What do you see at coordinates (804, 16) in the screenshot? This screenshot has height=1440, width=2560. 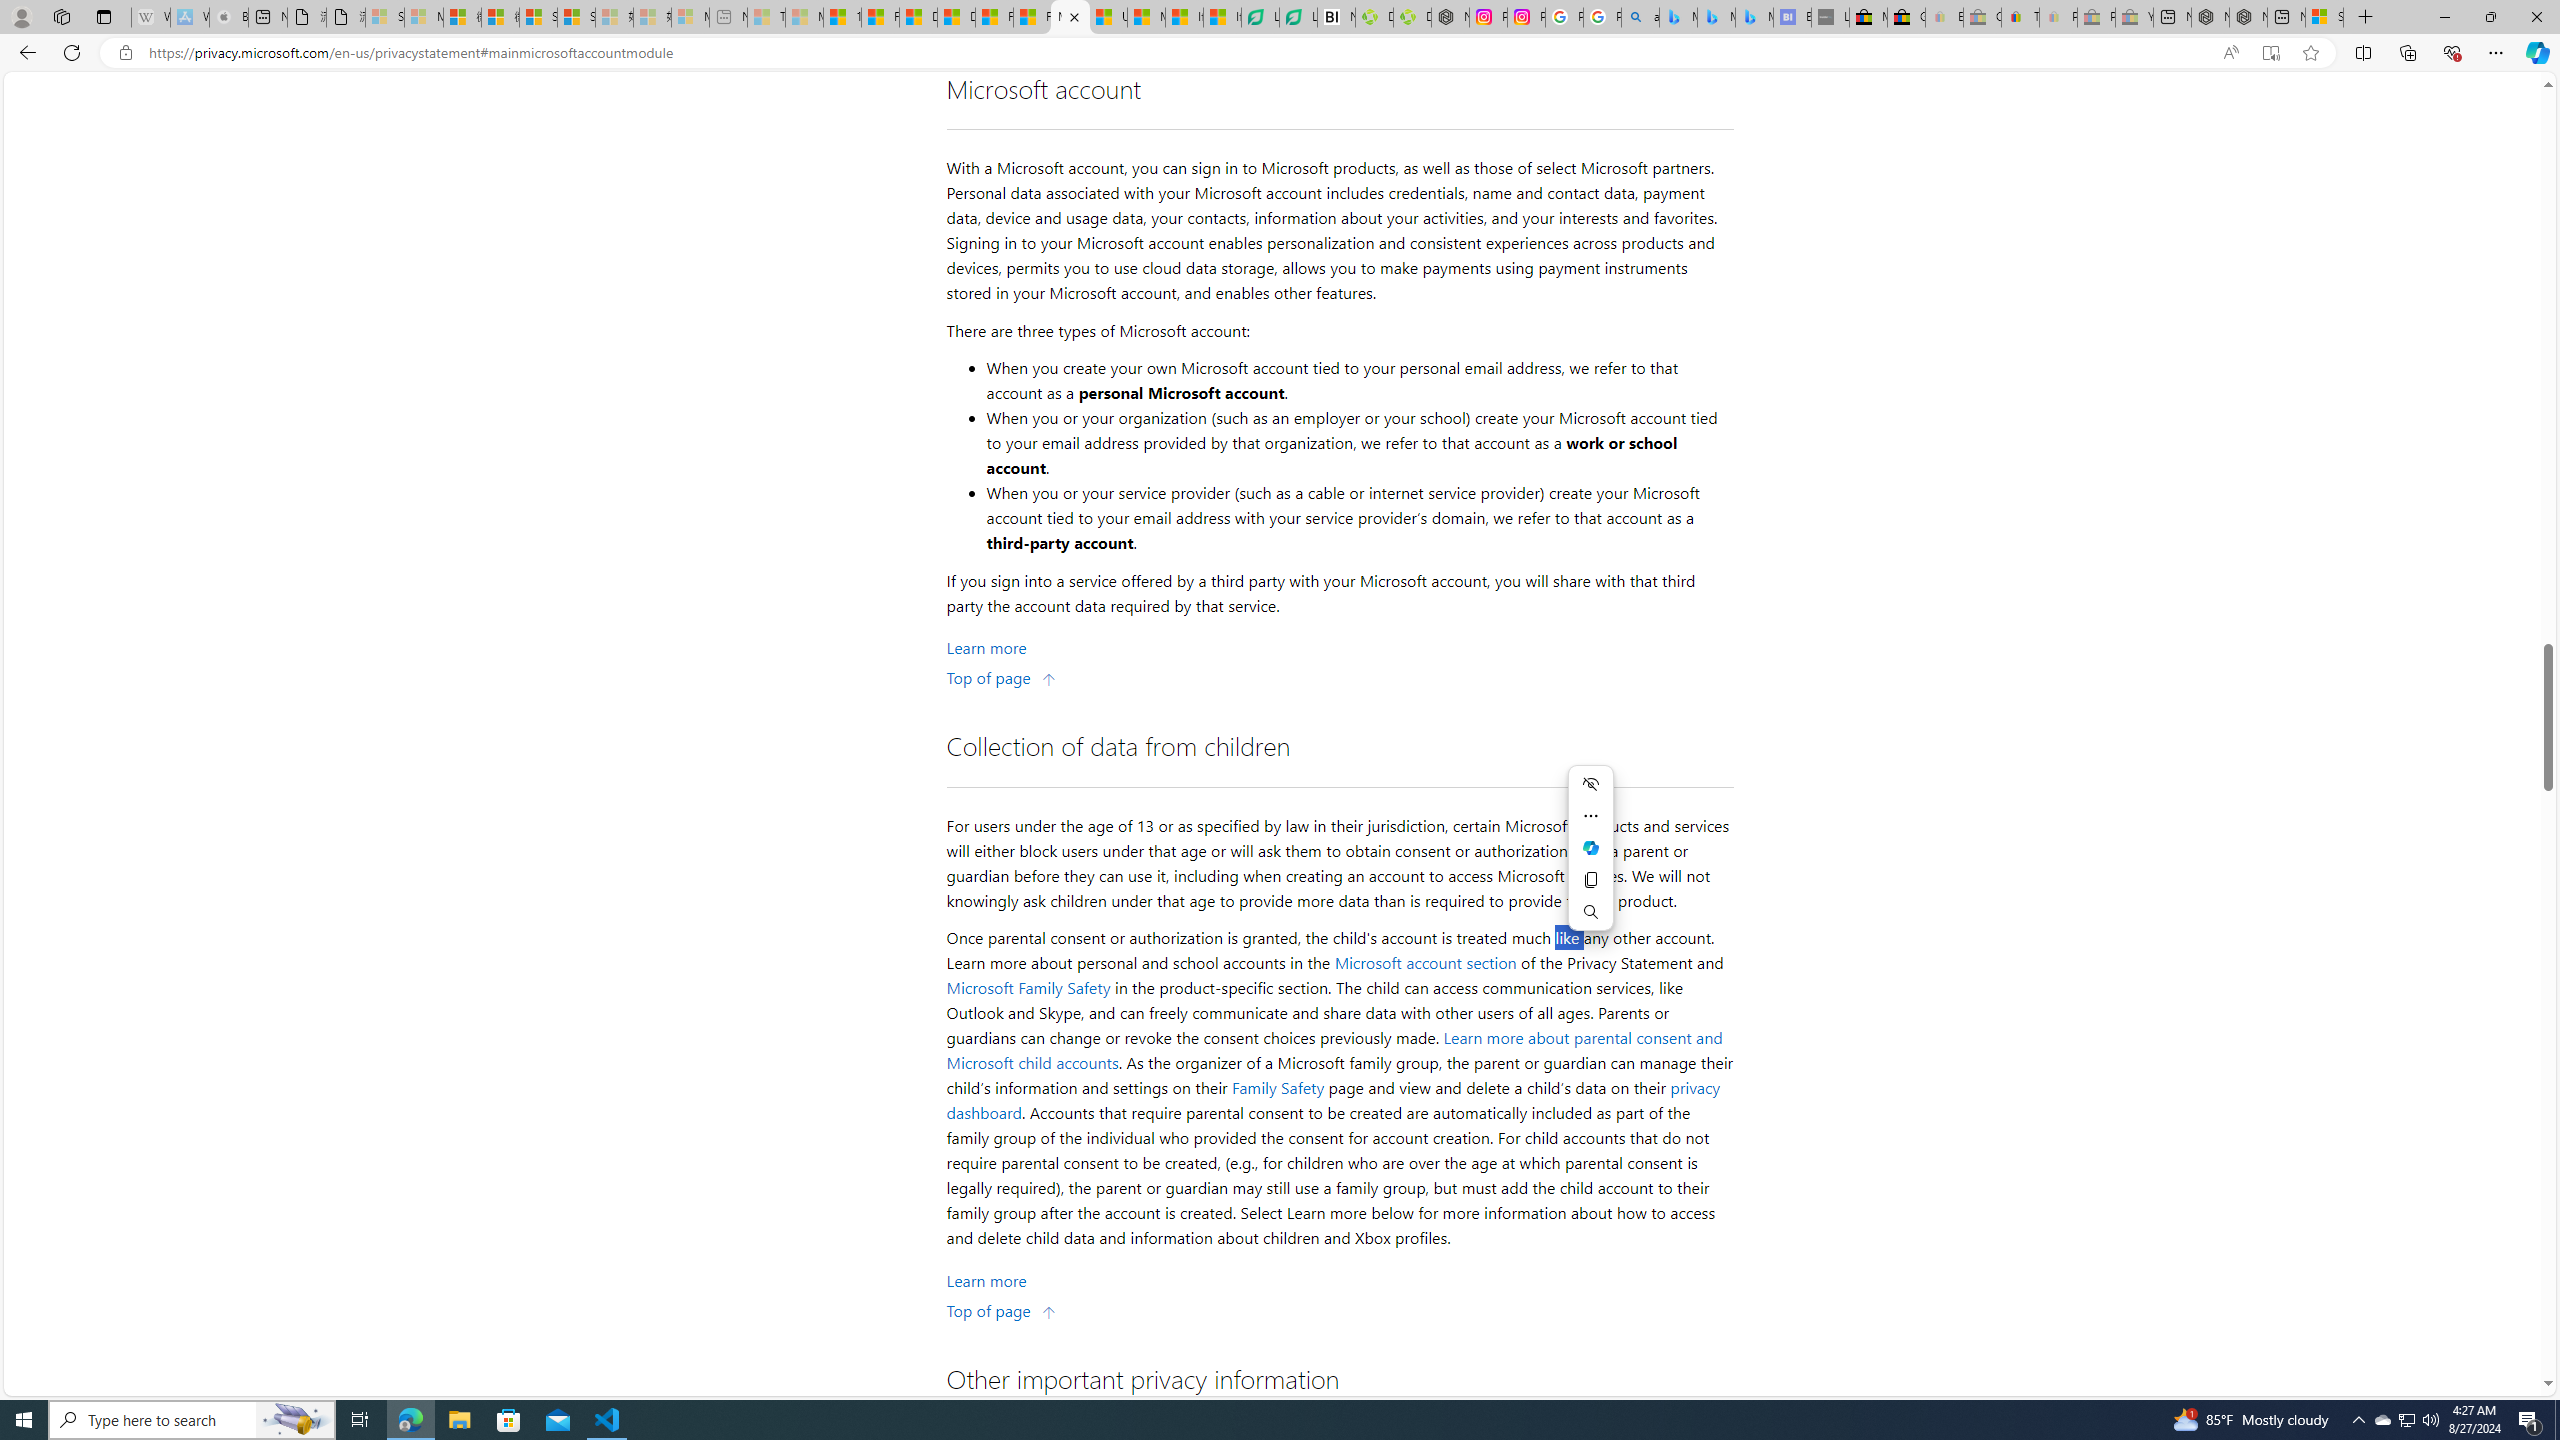 I see `'Marine life - MSN - Sleeping'` at bounding box center [804, 16].